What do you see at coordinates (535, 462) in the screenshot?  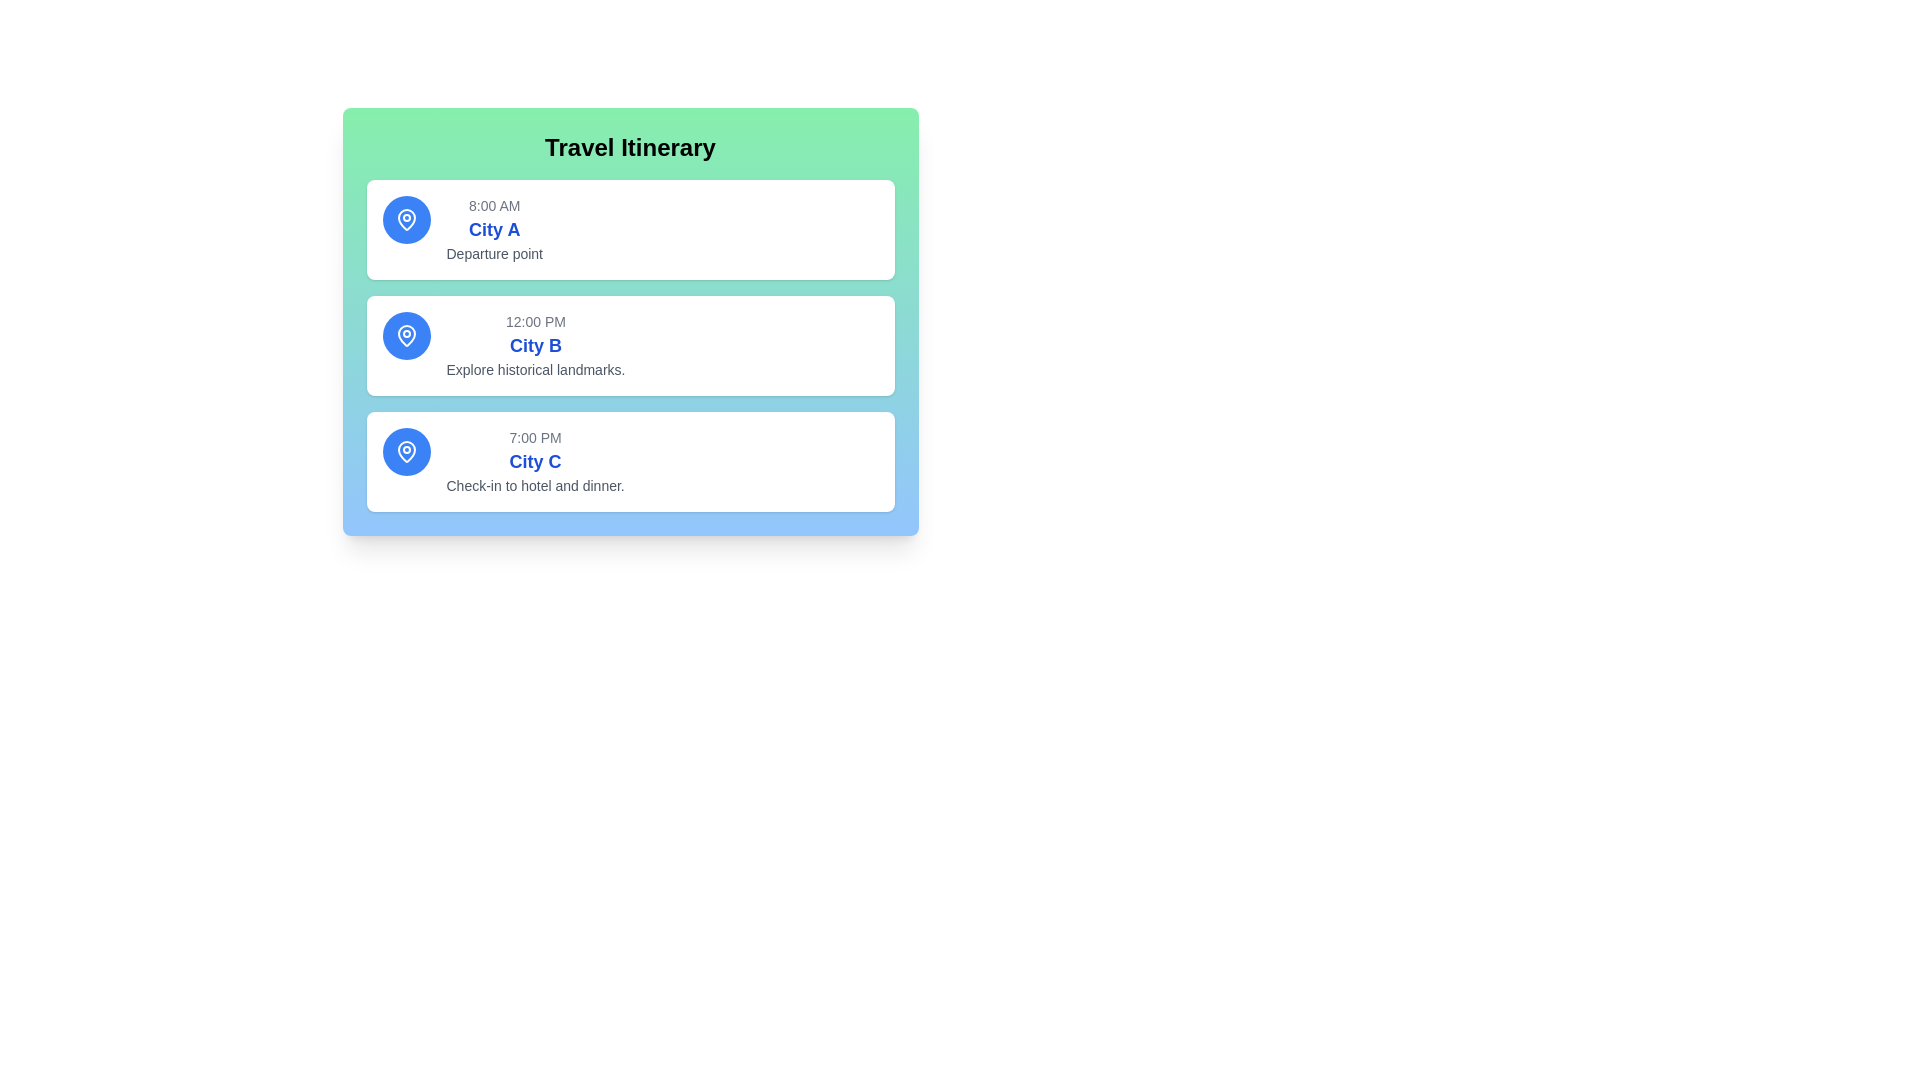 I see `information displayed in the Text Display element, which shows the time '7:00 PM', city name 'City C', and the message 'Check-in to hotel and dinner.'` at bounding box center [535, 462].